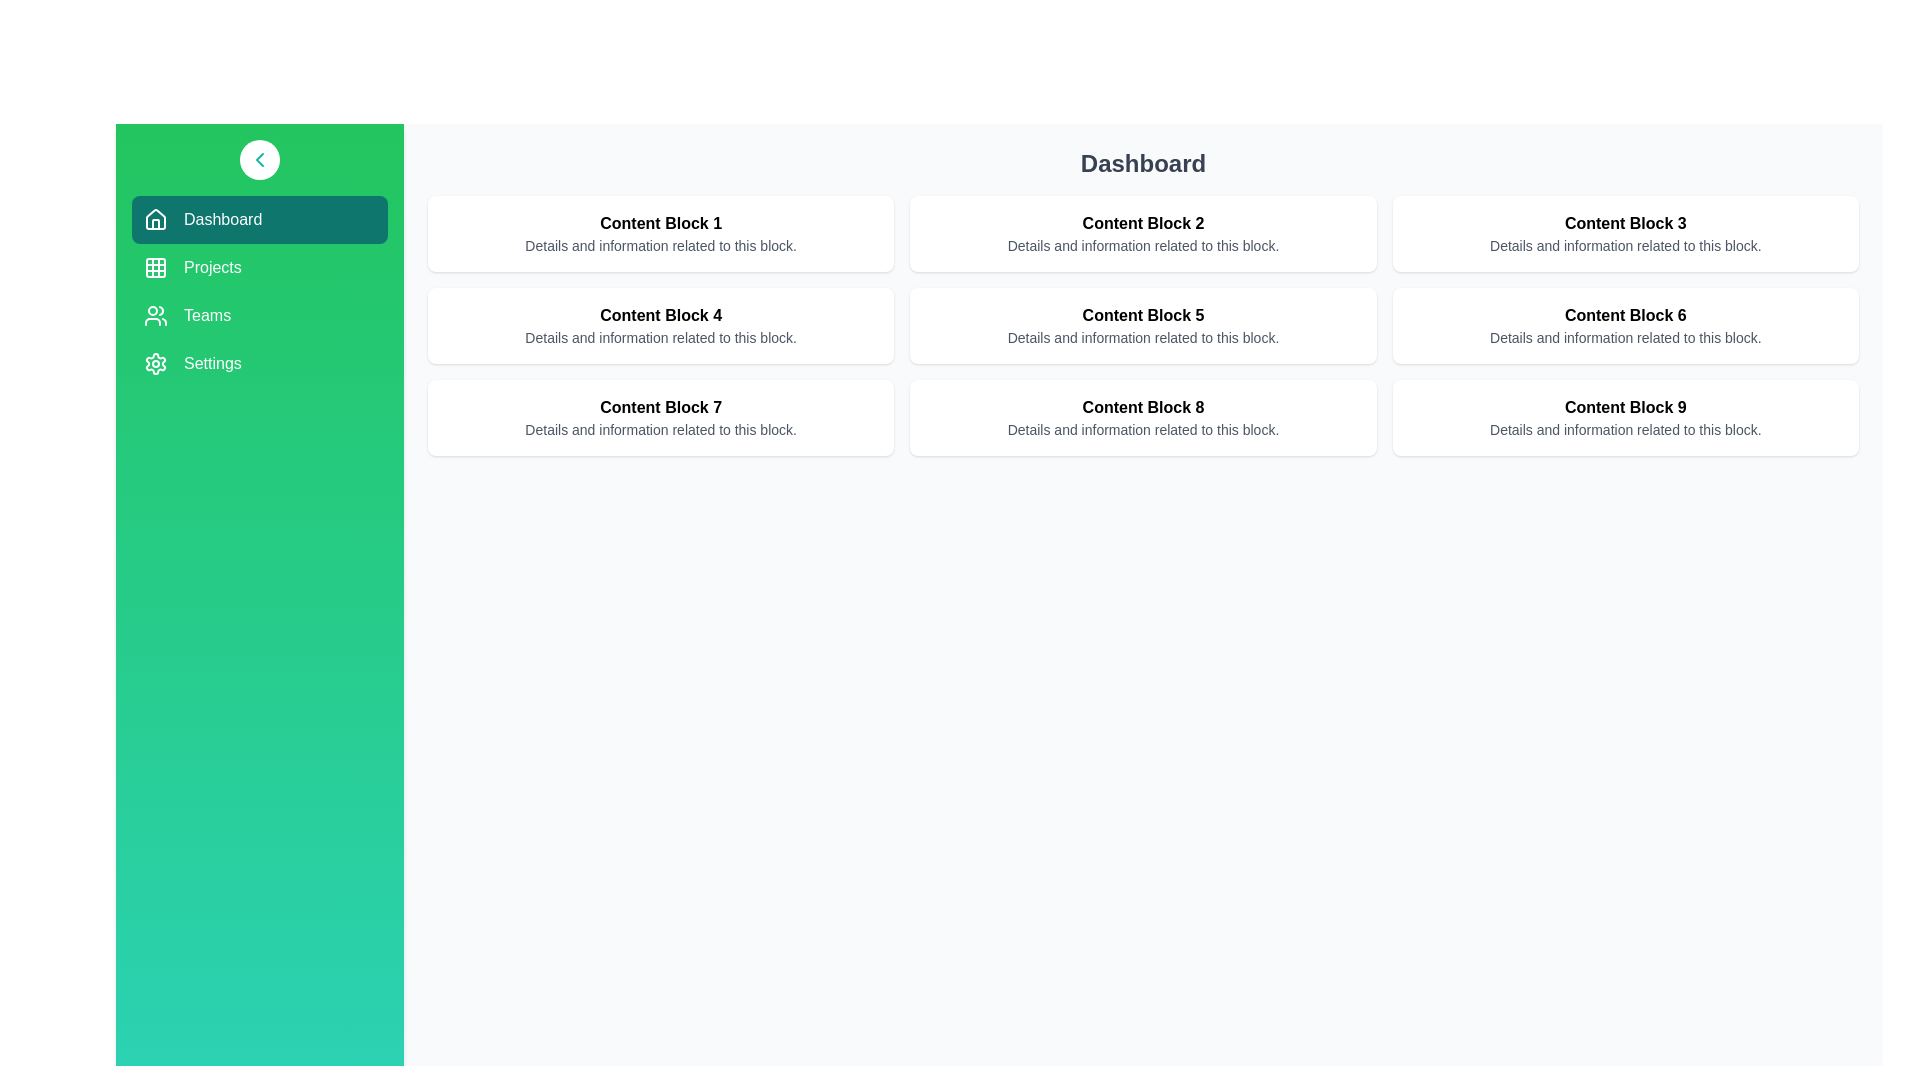 The image size is (1920, 1080). Describe the element at coordinates (258, 315) in the screenshot. I see `the menu item Teams from the sidebar` at that location.